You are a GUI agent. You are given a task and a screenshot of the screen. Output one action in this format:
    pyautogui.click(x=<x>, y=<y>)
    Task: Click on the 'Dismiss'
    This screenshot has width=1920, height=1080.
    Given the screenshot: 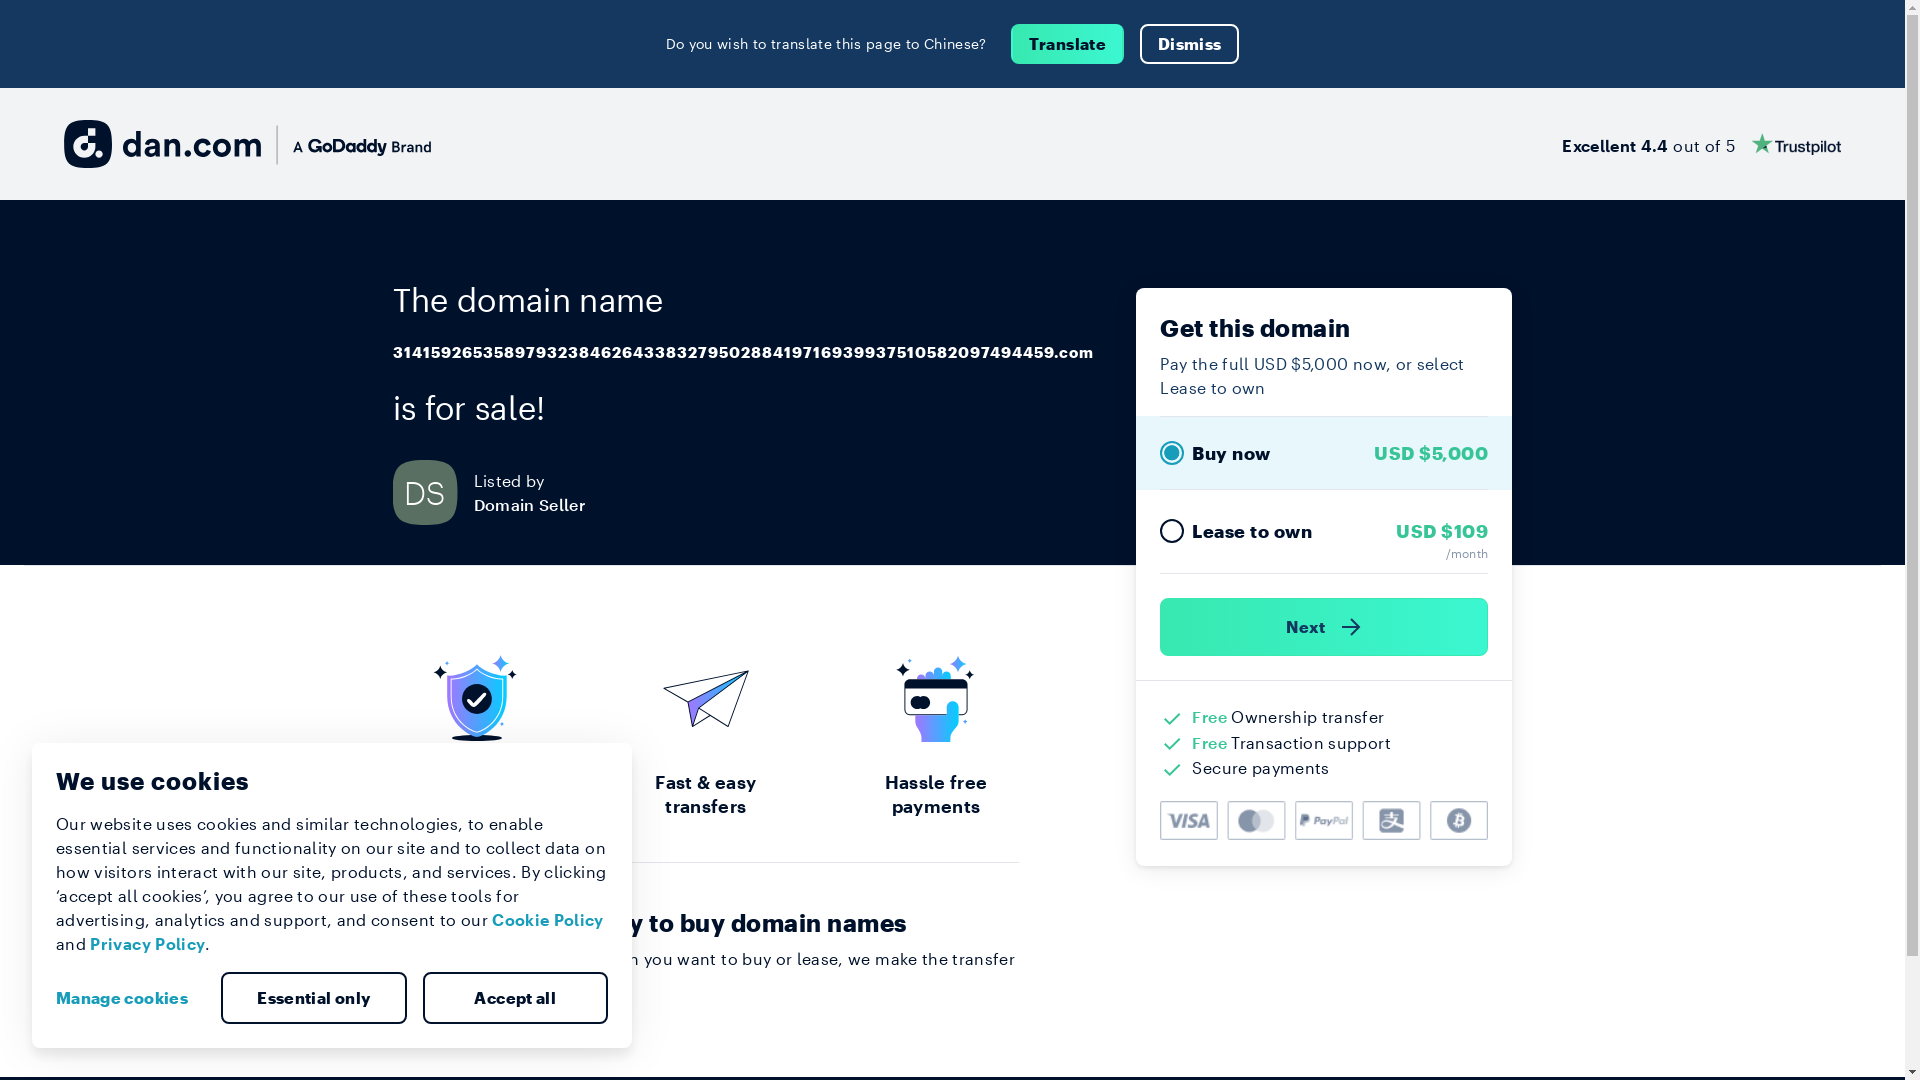 What is the action you would take?
    pyautogui.click(x=1189, y=43)
    